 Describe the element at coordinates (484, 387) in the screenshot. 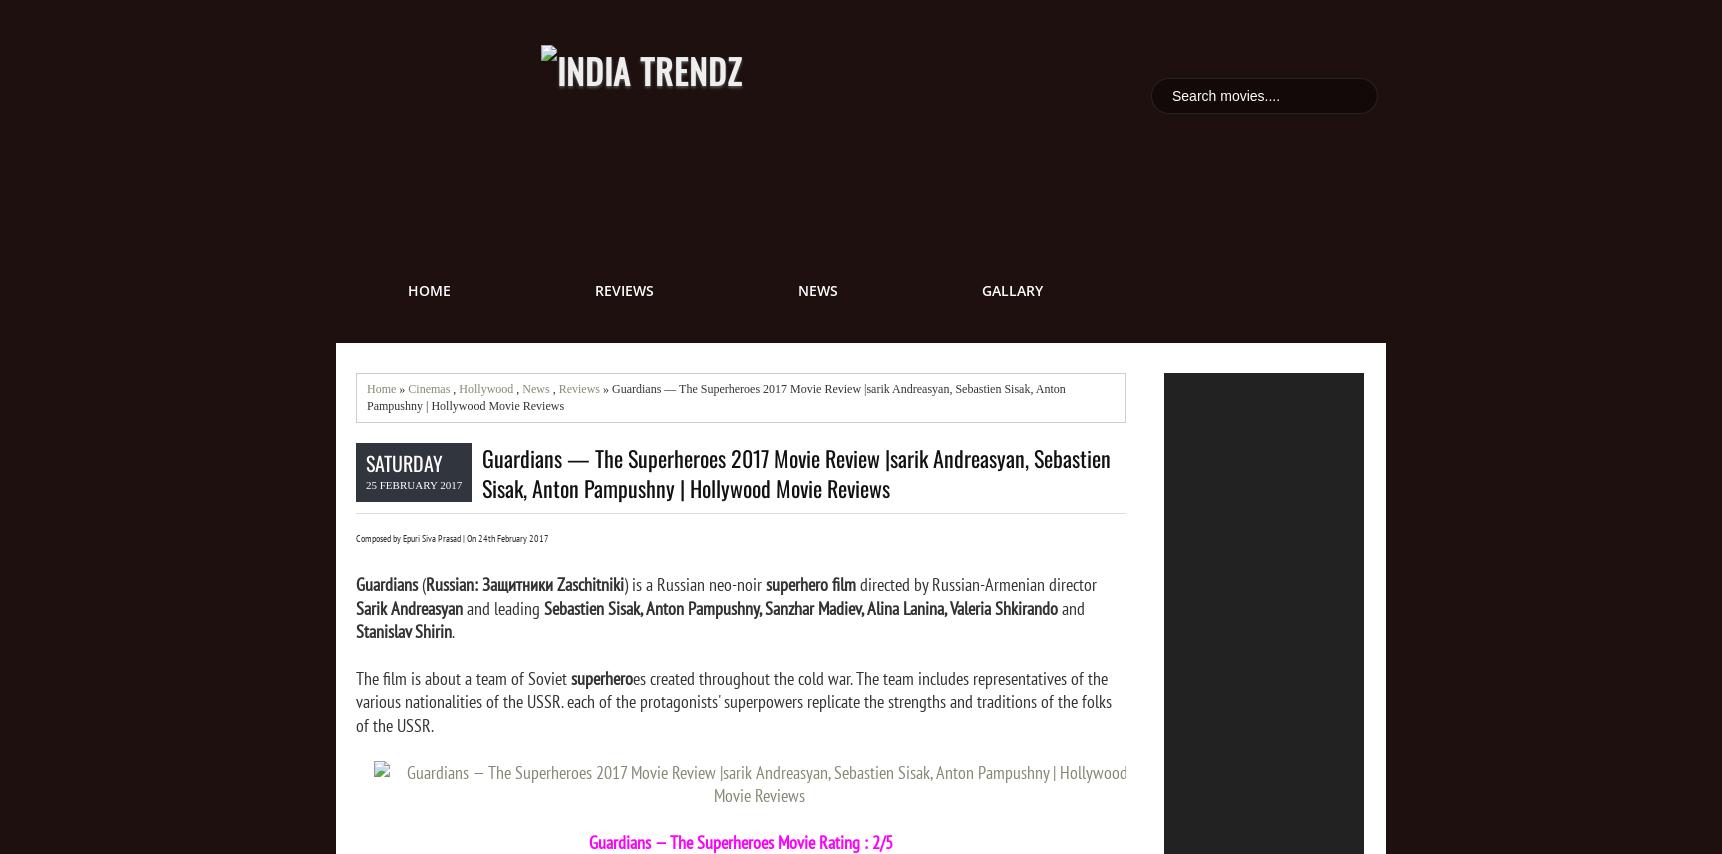

I see `'Hollywood'` at that location.